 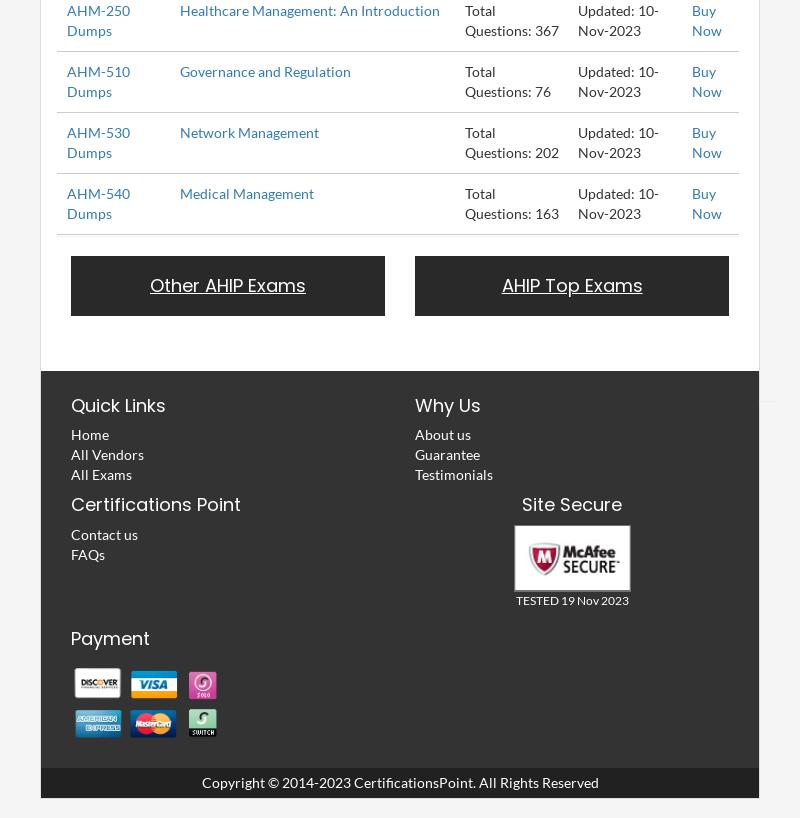 What do you see at coordinates (70, 534) in the screenshot?
I see `'Contact us'` at bounding box center [70, 534].